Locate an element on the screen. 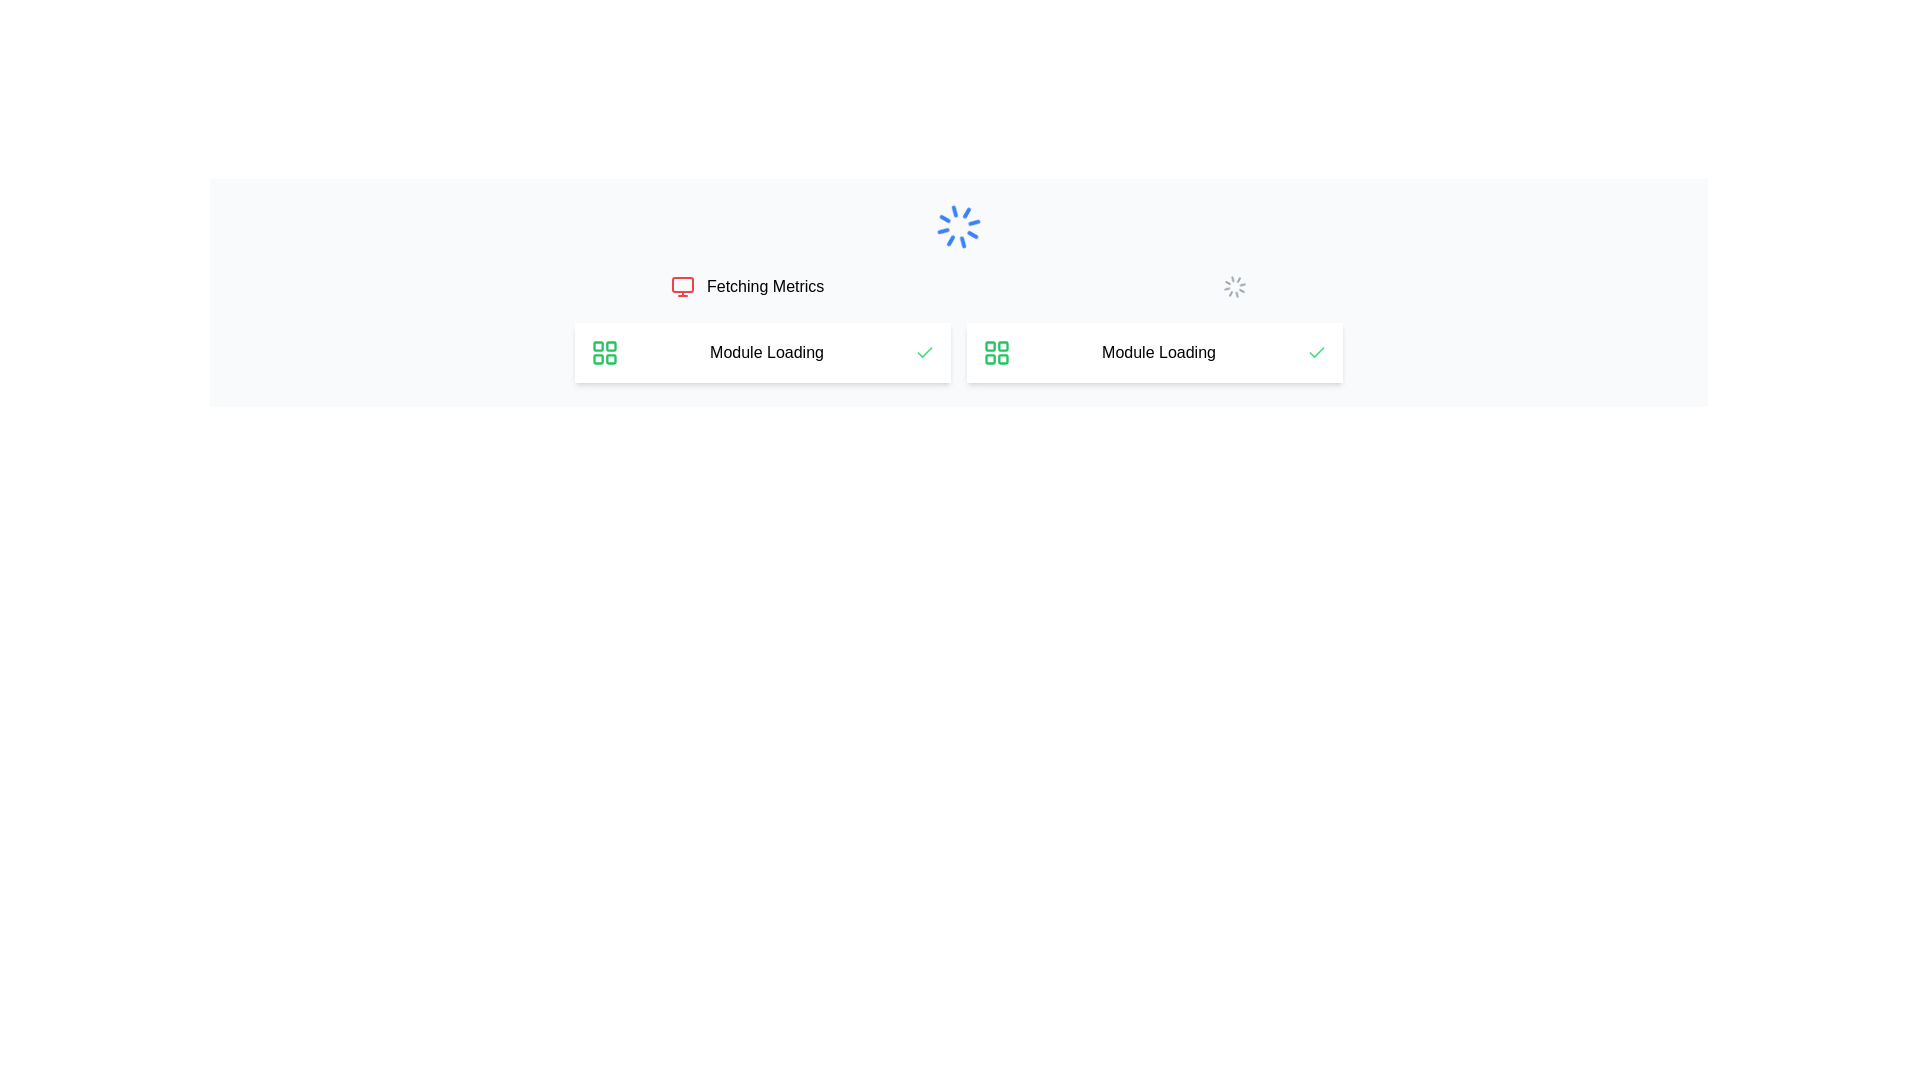 The height and width of the screenshot is (1080, 1920). the red monitor icon located to the left of the 'Fetching Metrics' text for information is located at coordinates (682, 286).